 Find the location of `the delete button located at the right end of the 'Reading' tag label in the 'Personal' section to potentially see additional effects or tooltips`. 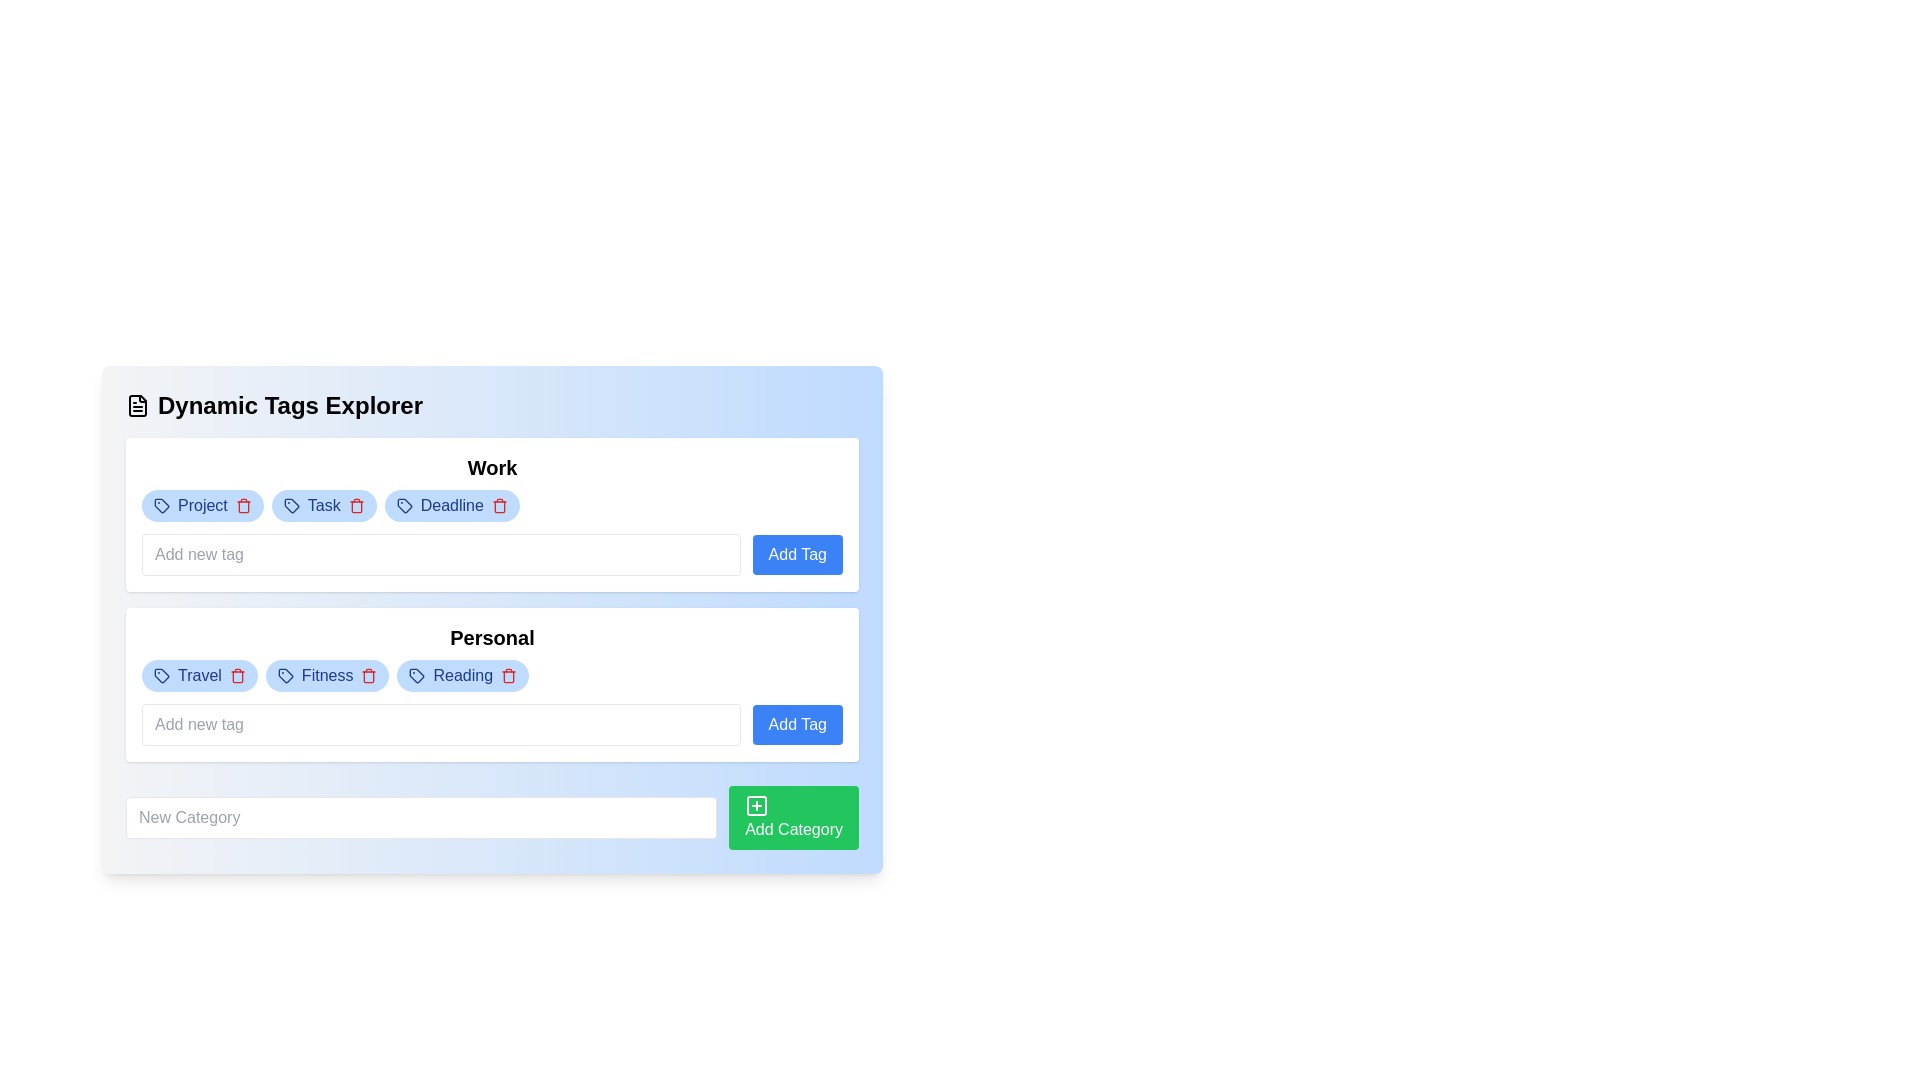

the delete button located at the right end of the 'Reading' tag label in the 'Personal' section to potentially see additional effects or tooltips is located at coordinates (508, 675).